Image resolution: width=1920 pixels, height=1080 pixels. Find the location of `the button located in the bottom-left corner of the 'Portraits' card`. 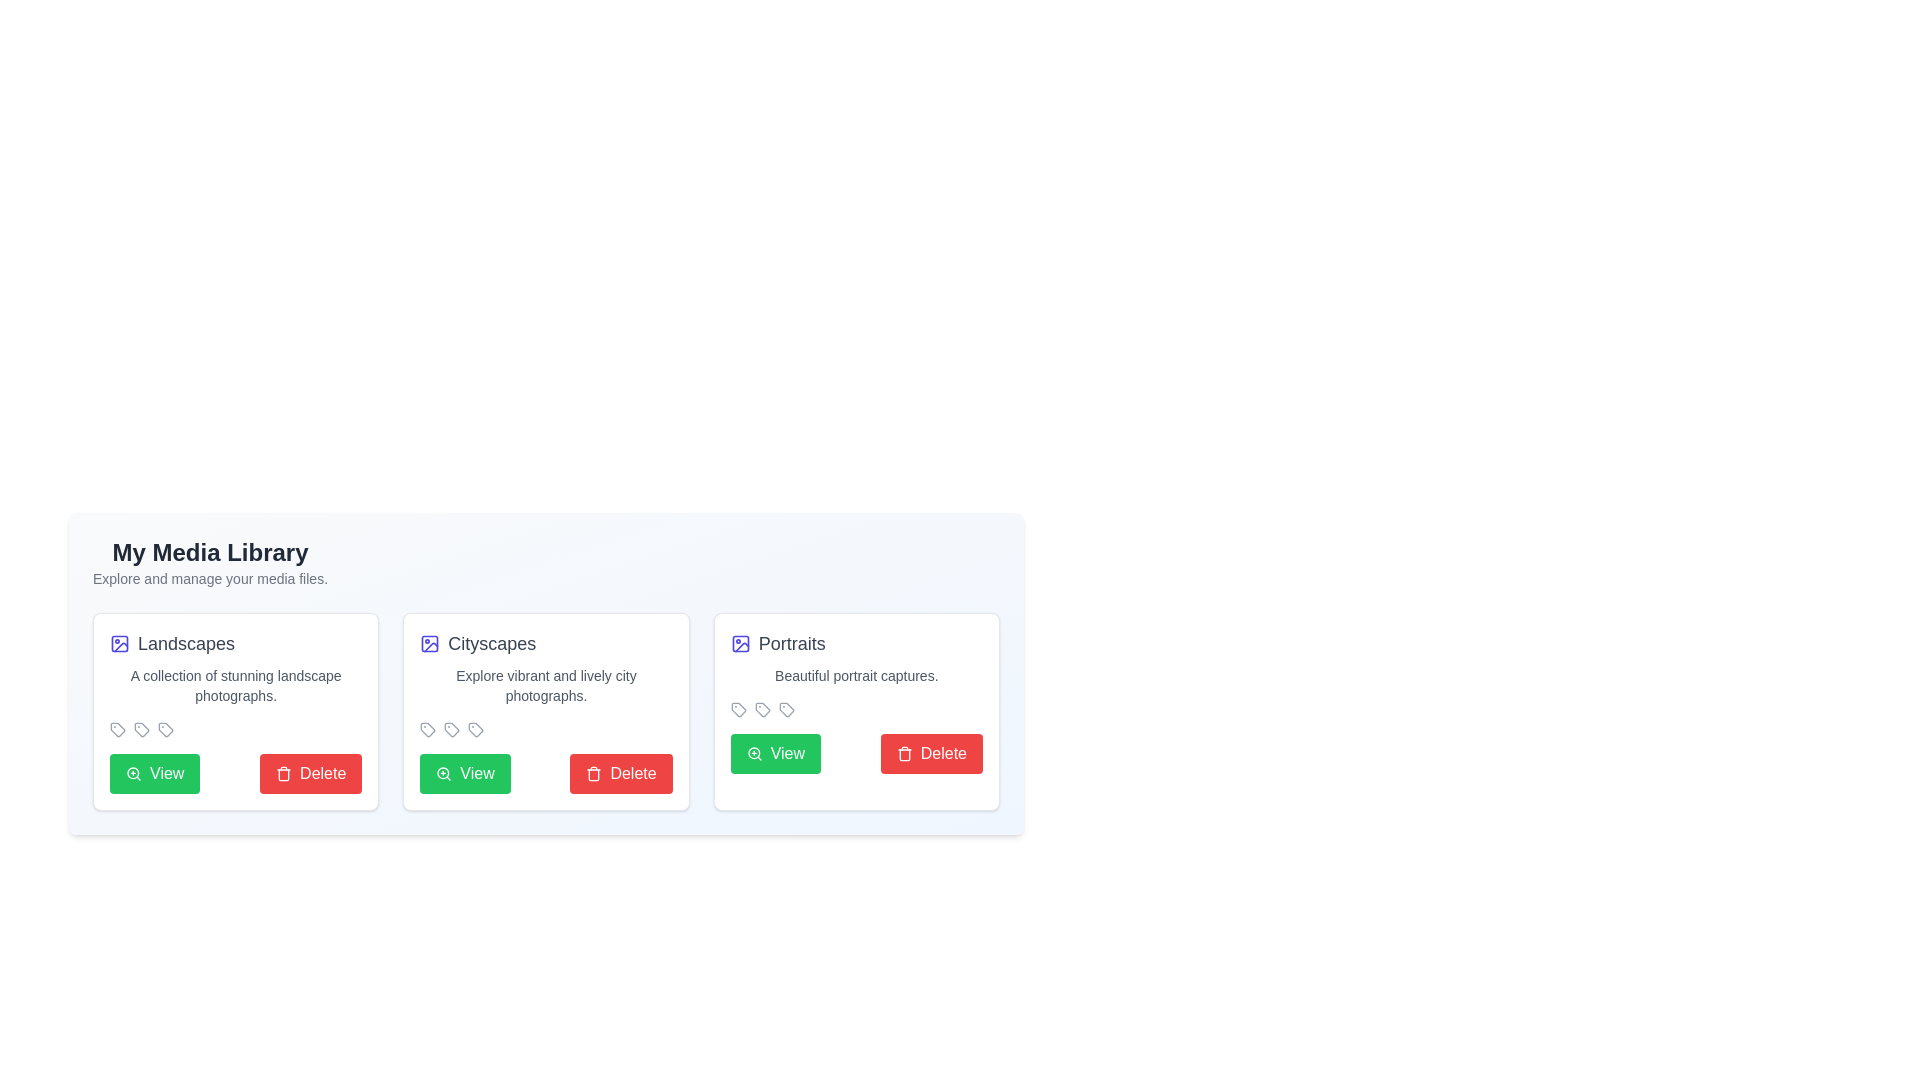

the button located in the bottom-left corner of the 'Portraits' card is located at coordinates (774, 753).